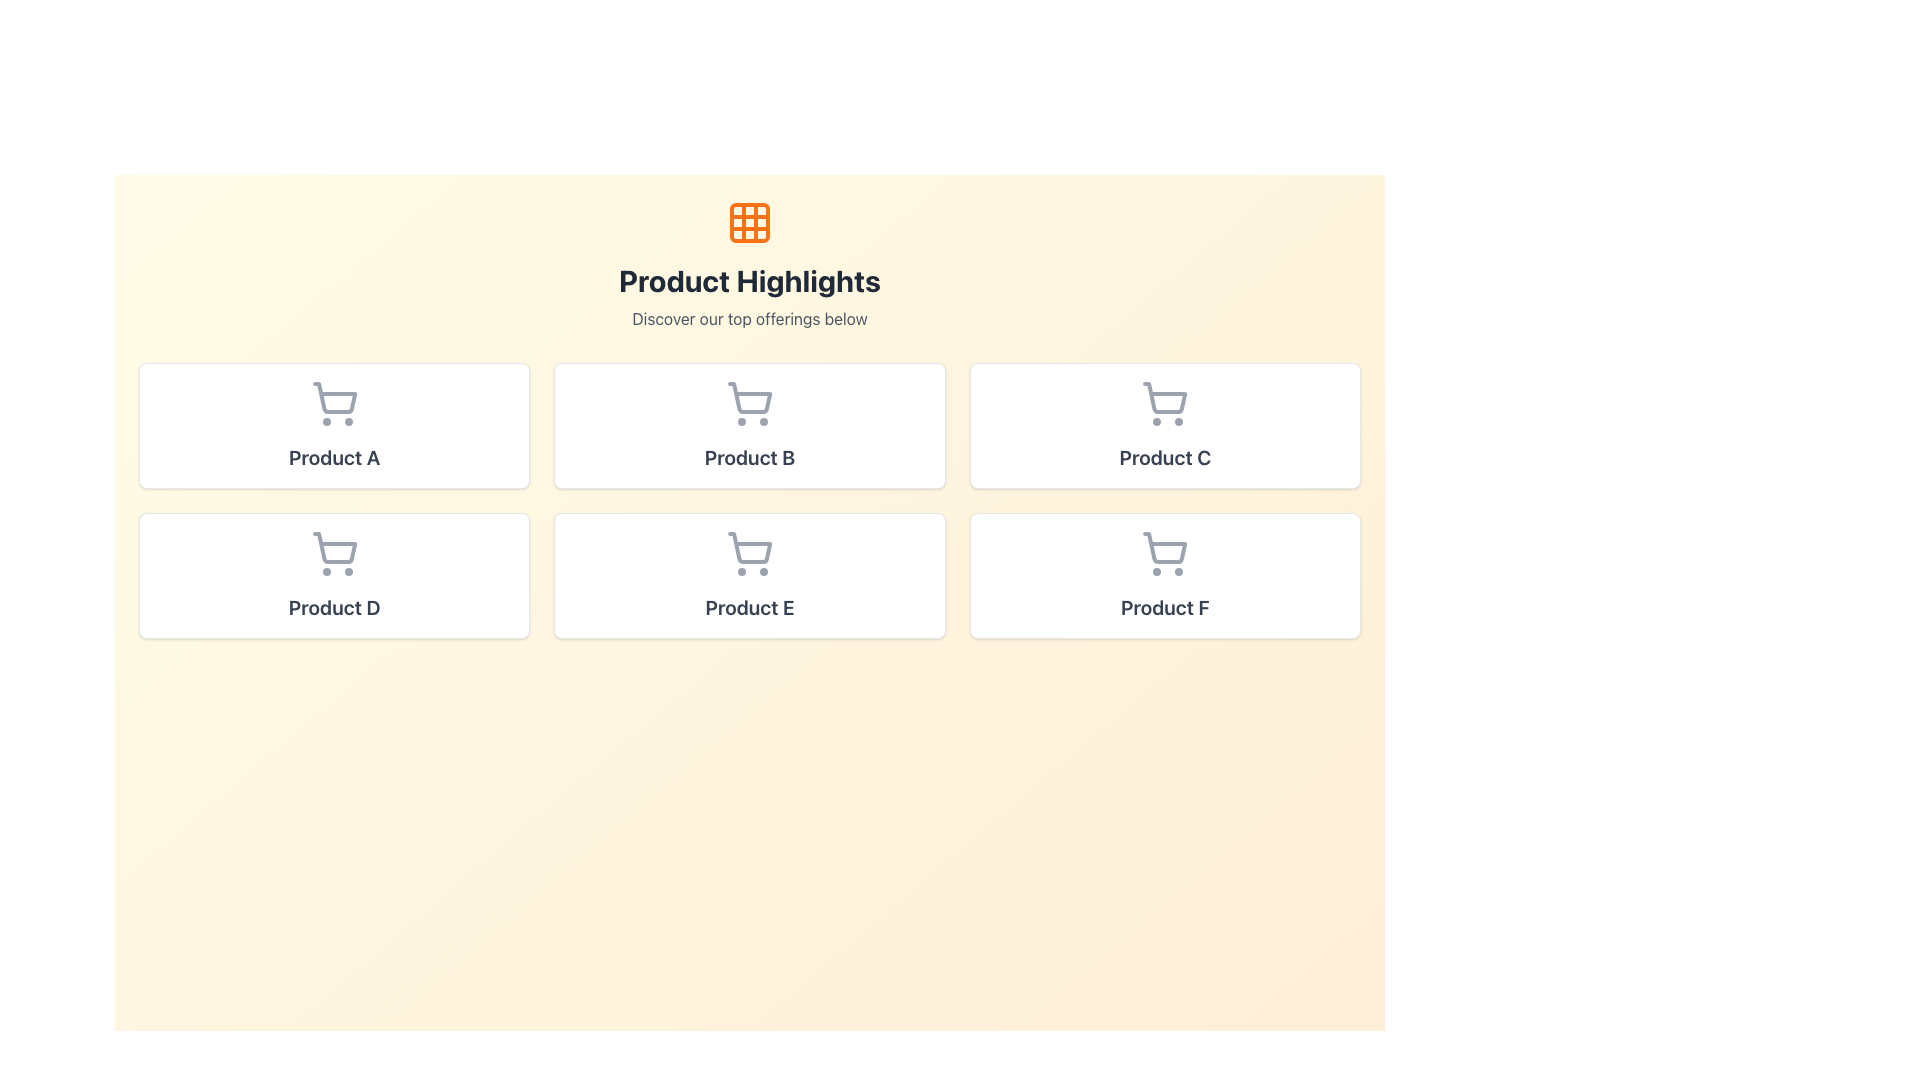  What do you see at coordinates (748, 223) in the screenshot?
I see `the grid icon component located at the center of the 3x3 grid layout, which symbolizes organization or selection of items` at bounding box center [748, 223].